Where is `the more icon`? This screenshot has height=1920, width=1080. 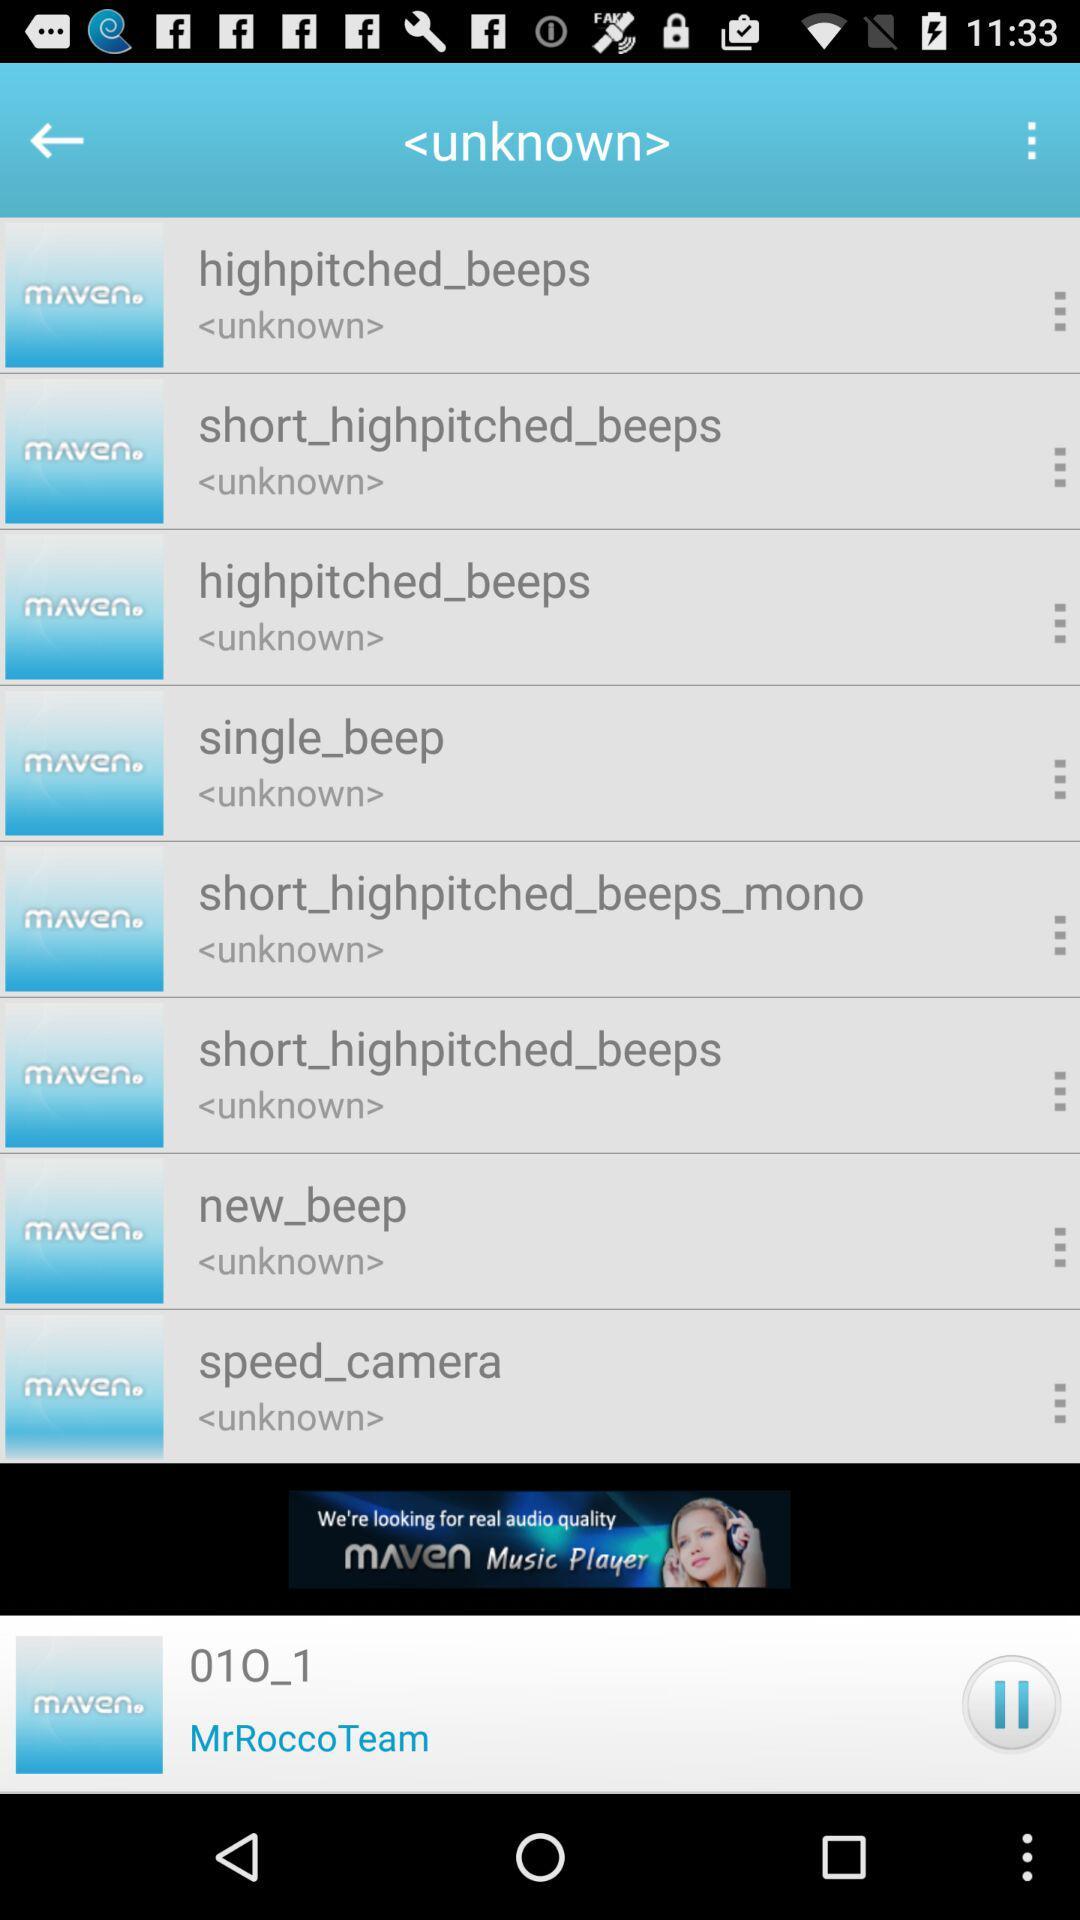
the more icon is located at coordinates (1027, 835).